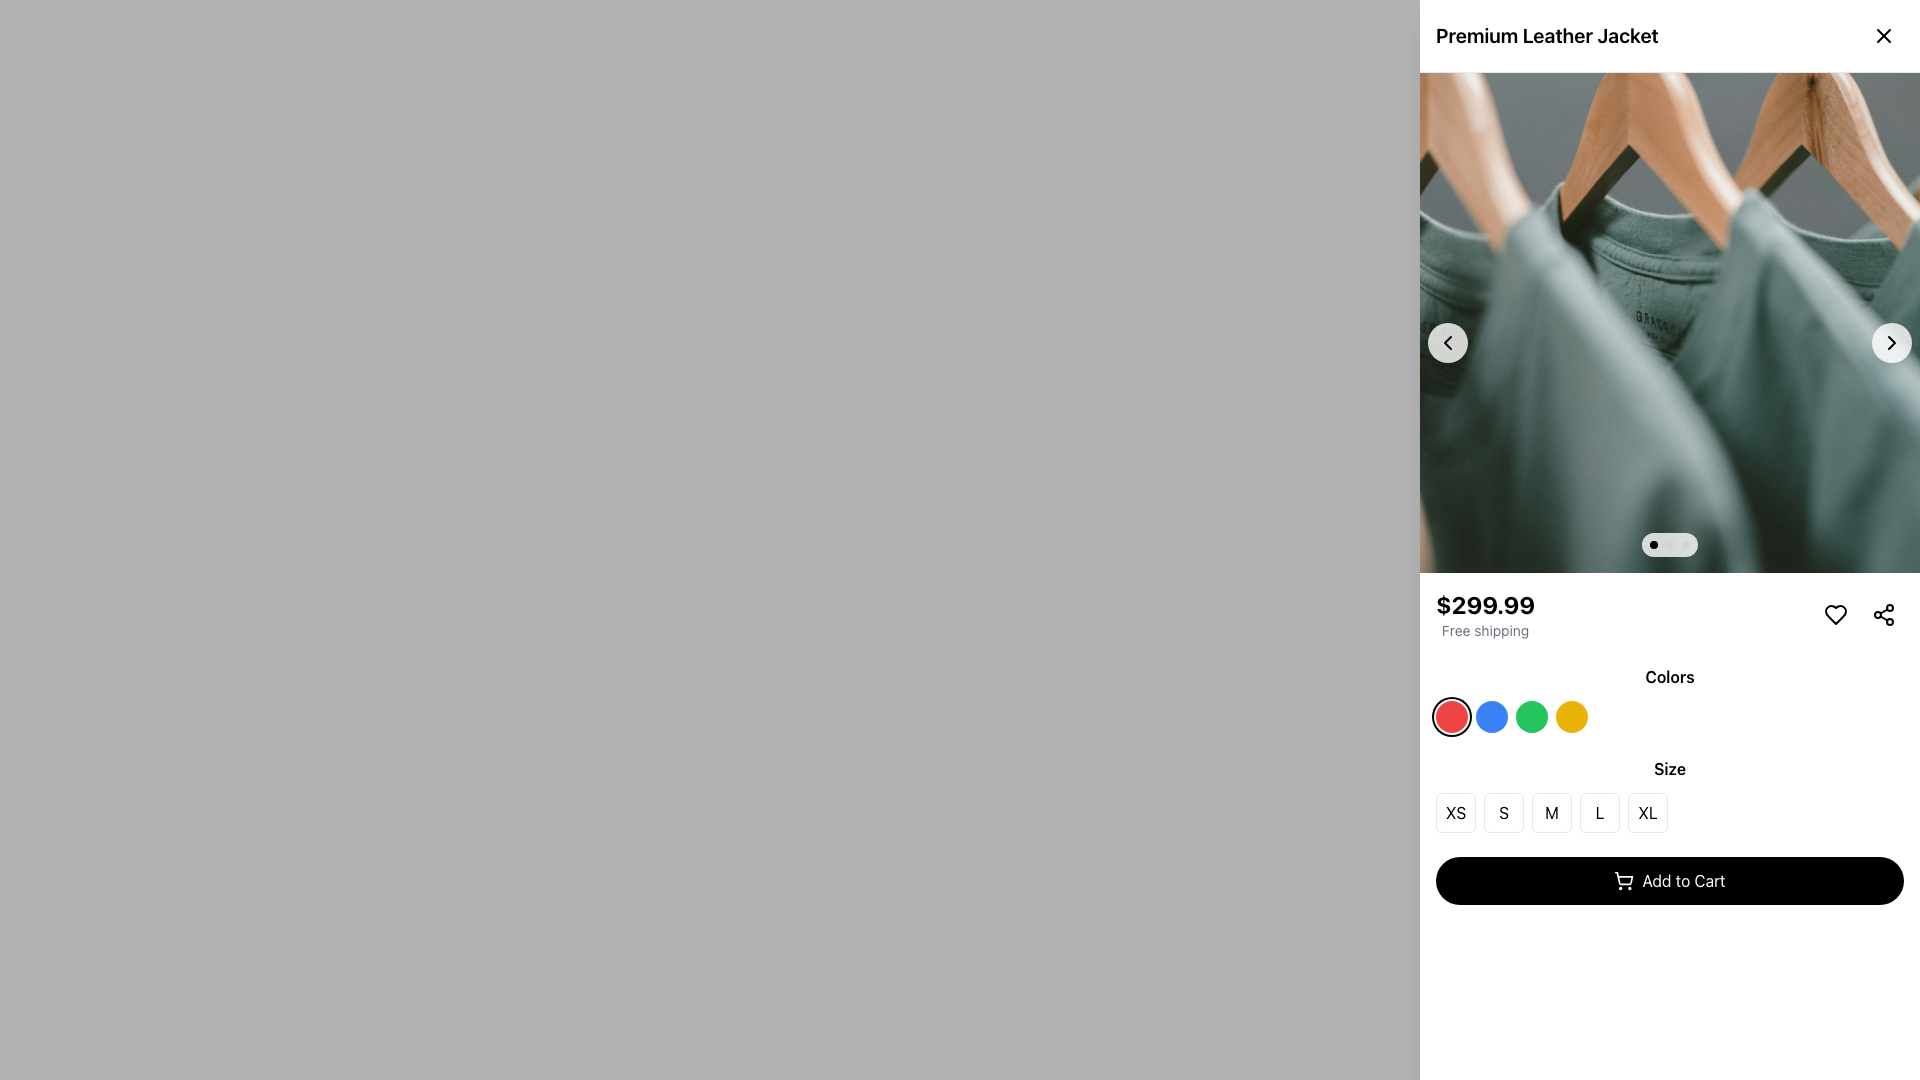  Describe the element at coordinates (1882, 35) in the screenshot. I see `the close button represented by an 'X' symbol in the top right corner of the interface` at that location.